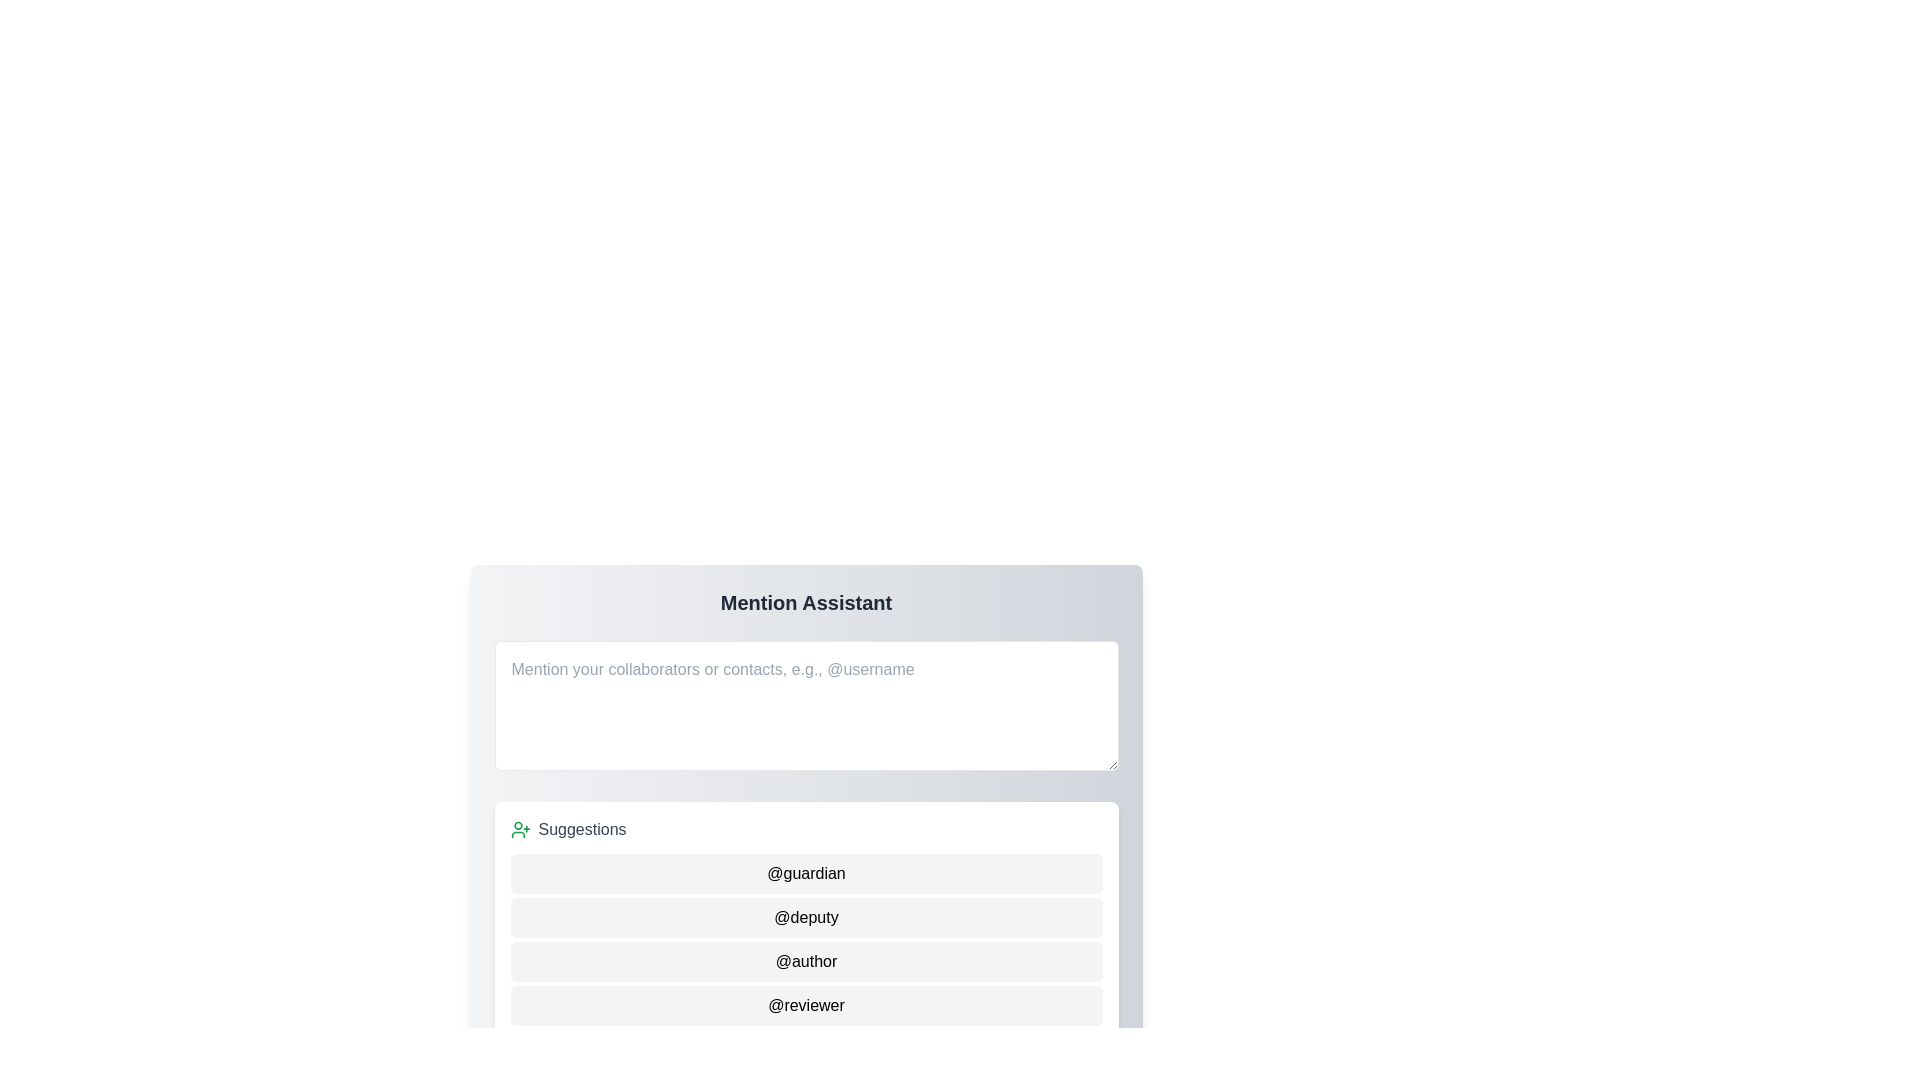 This screenshot has height=1080, width=1920. Describe the element at coordinates (806, 918) in the screenshot. I see `to select the option '@deputy' in the Suggestions list of the Mention Assistant dropdown interface` at that location.